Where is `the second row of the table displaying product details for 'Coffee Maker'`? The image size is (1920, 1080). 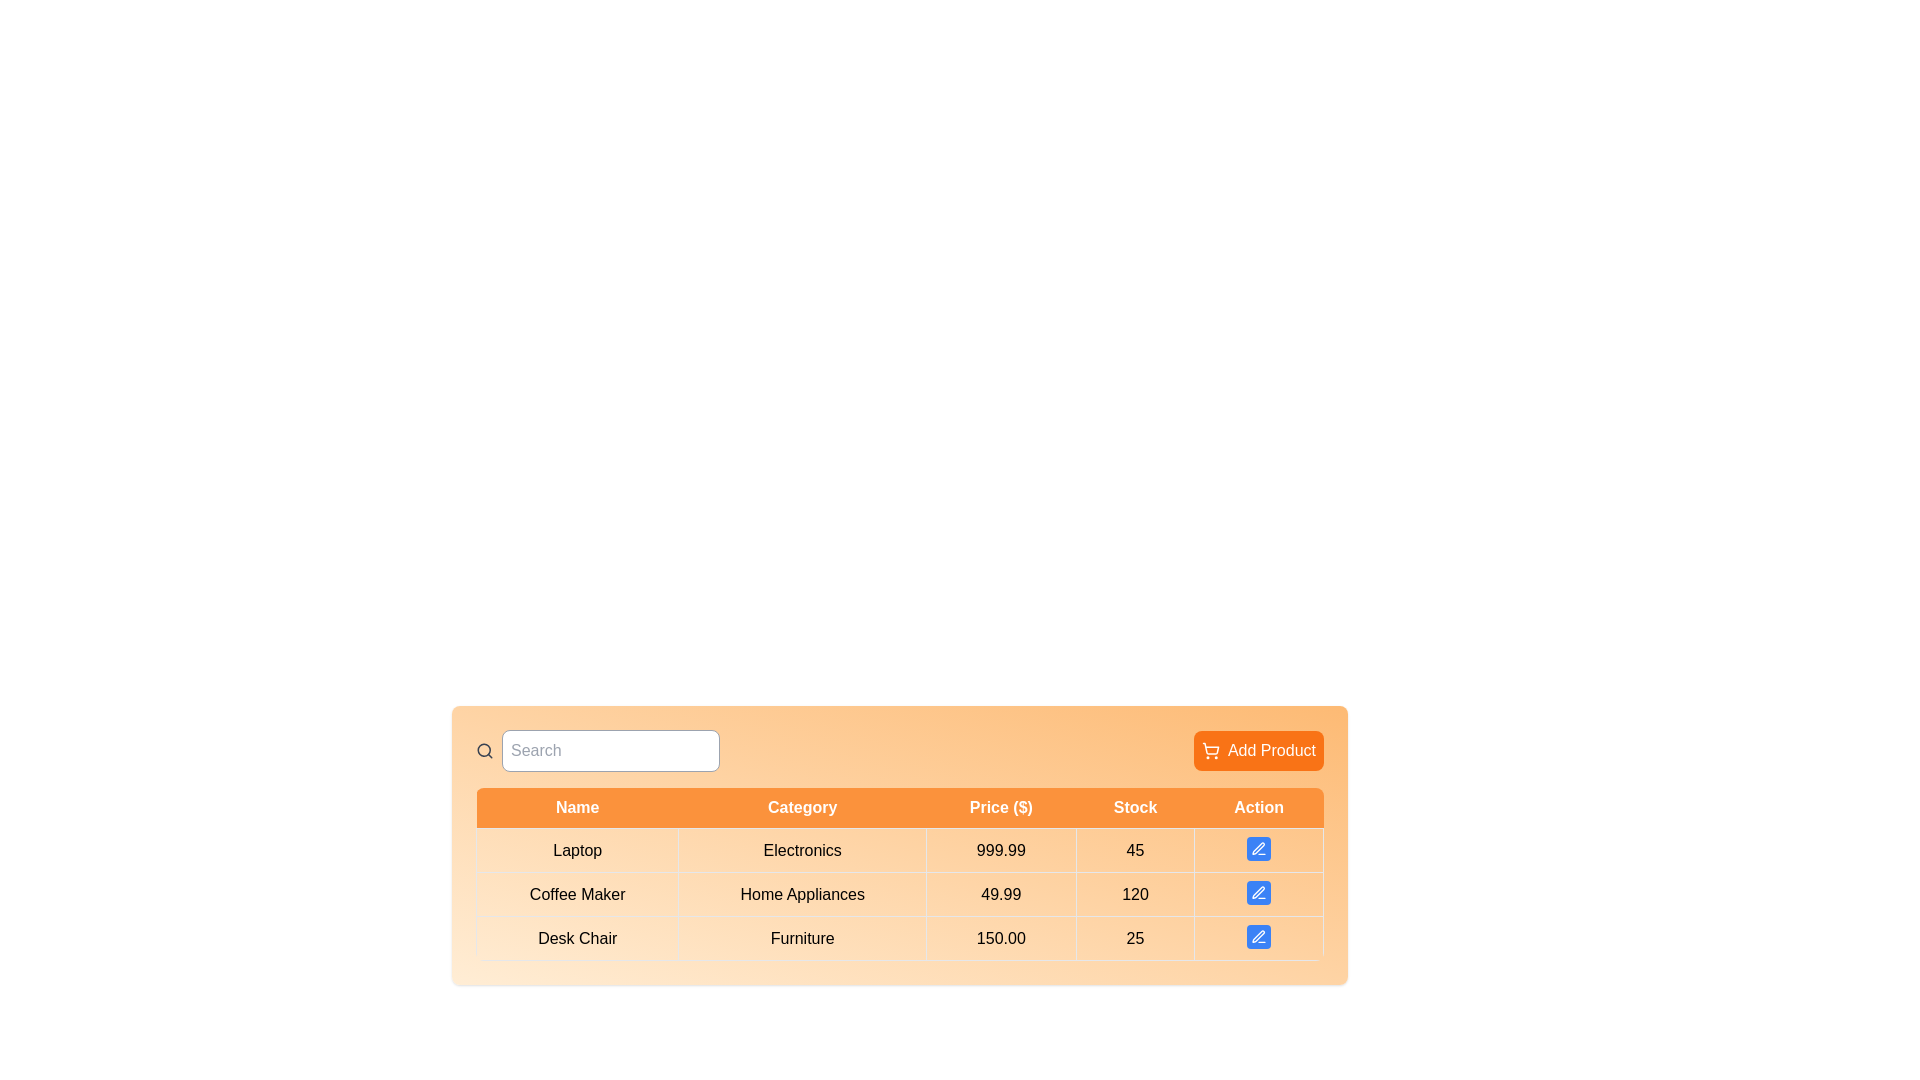 the second row of the table displaying product details for 'Coffee Maker' is located at coordinates (899, 893).